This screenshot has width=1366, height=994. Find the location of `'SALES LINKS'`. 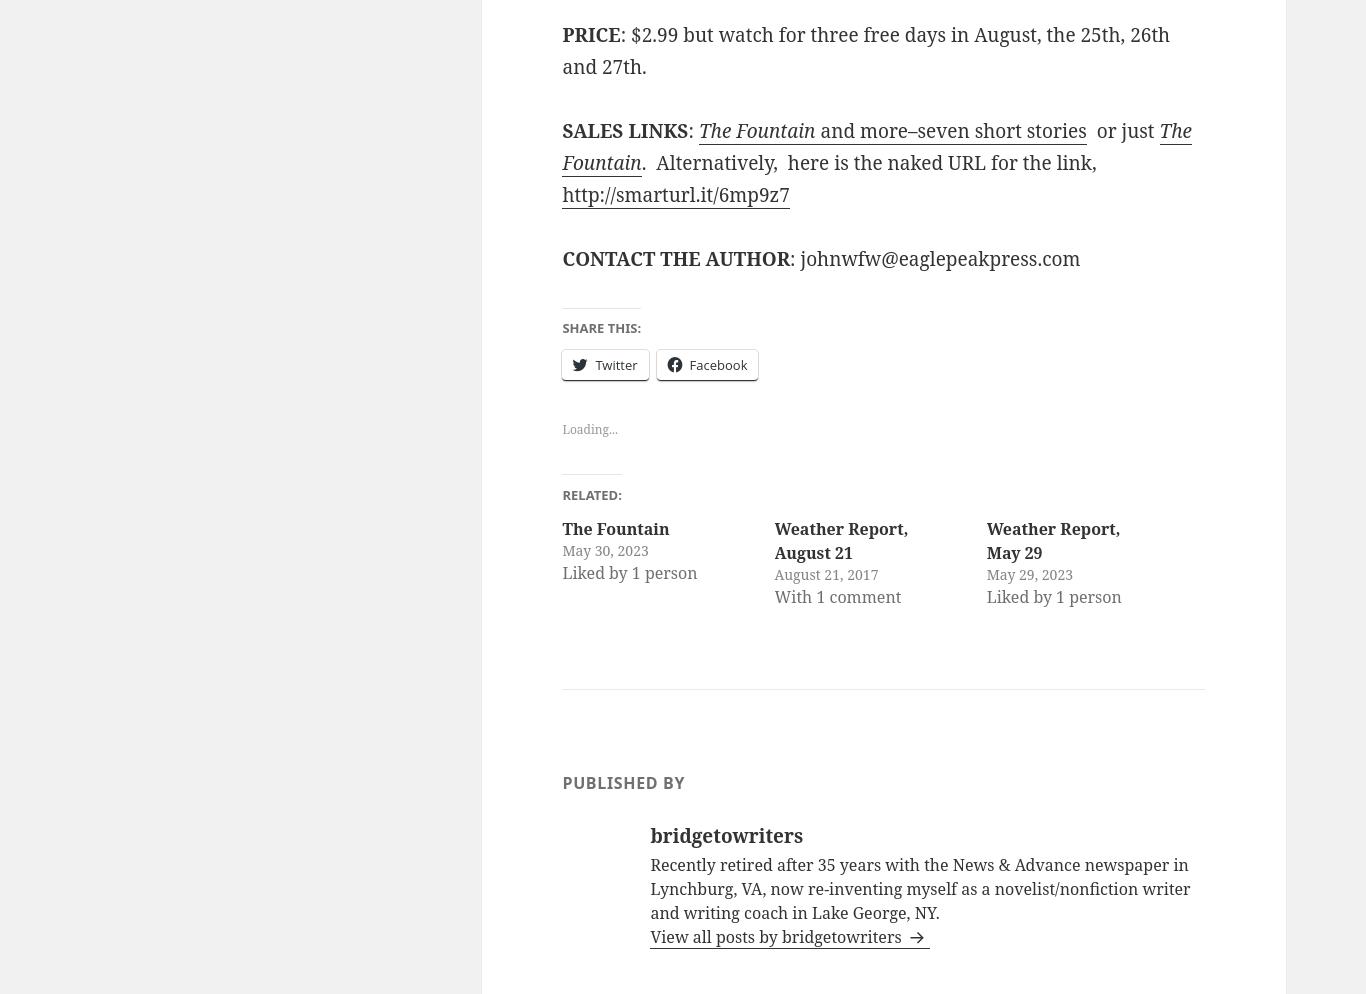

'SALES LINKS' is located at coordinates (623, 130).